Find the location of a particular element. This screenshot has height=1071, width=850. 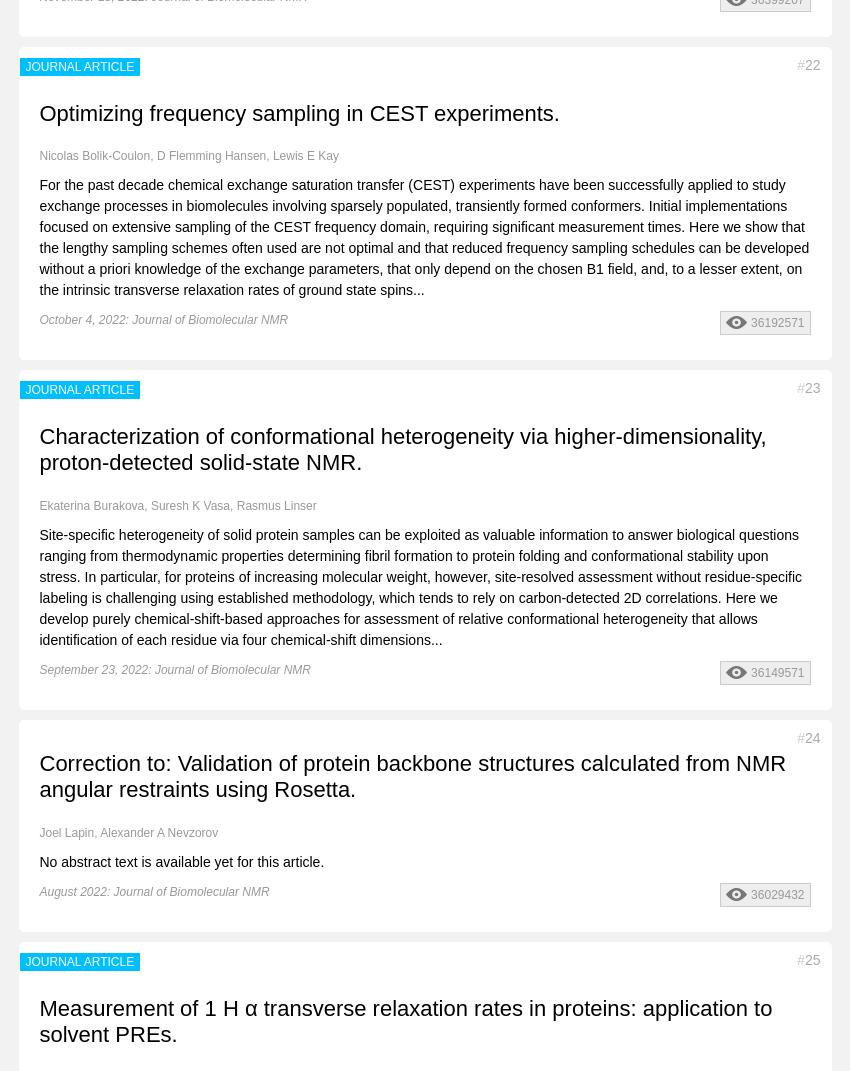

'Measurement of 1 H α transverse relaxation rates in proteins: application to solvent PREs.' is located at coordinates (405, 1020).